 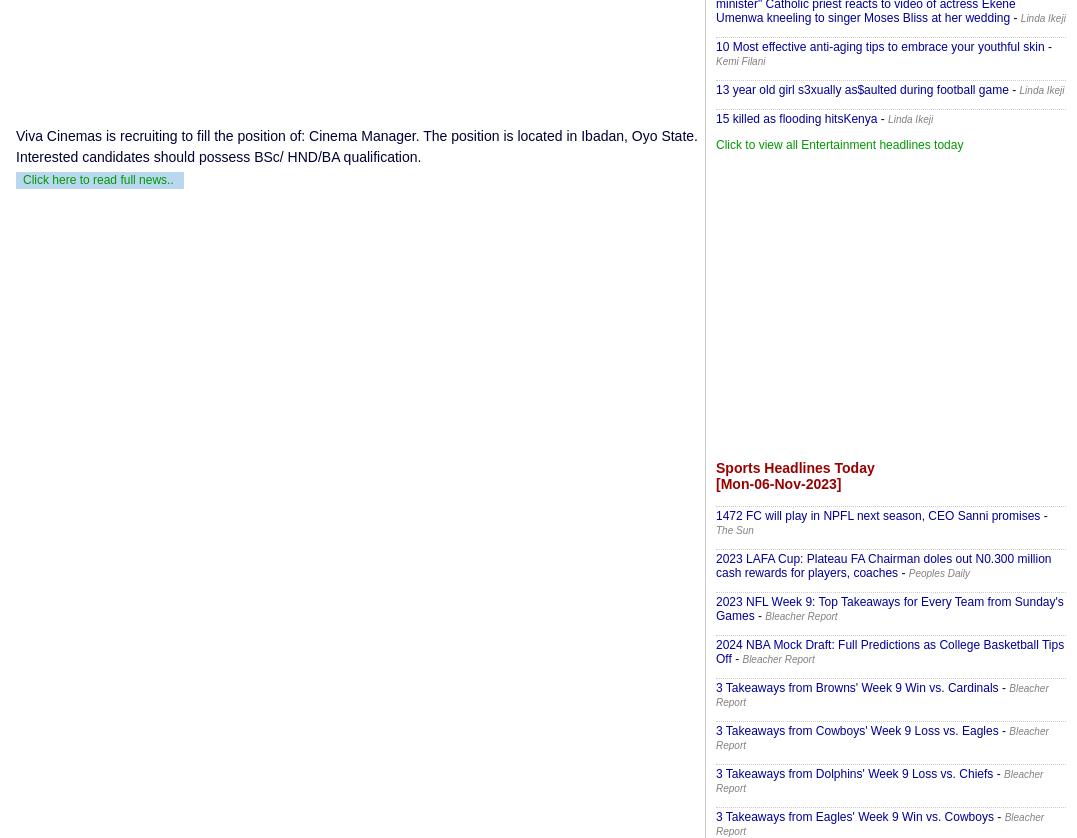 I want to click on '2023 LAFA Cup: Plateau FA Chairman doles out N0.300 million cash rewards for players, coaches', so click(x=883, y=565).